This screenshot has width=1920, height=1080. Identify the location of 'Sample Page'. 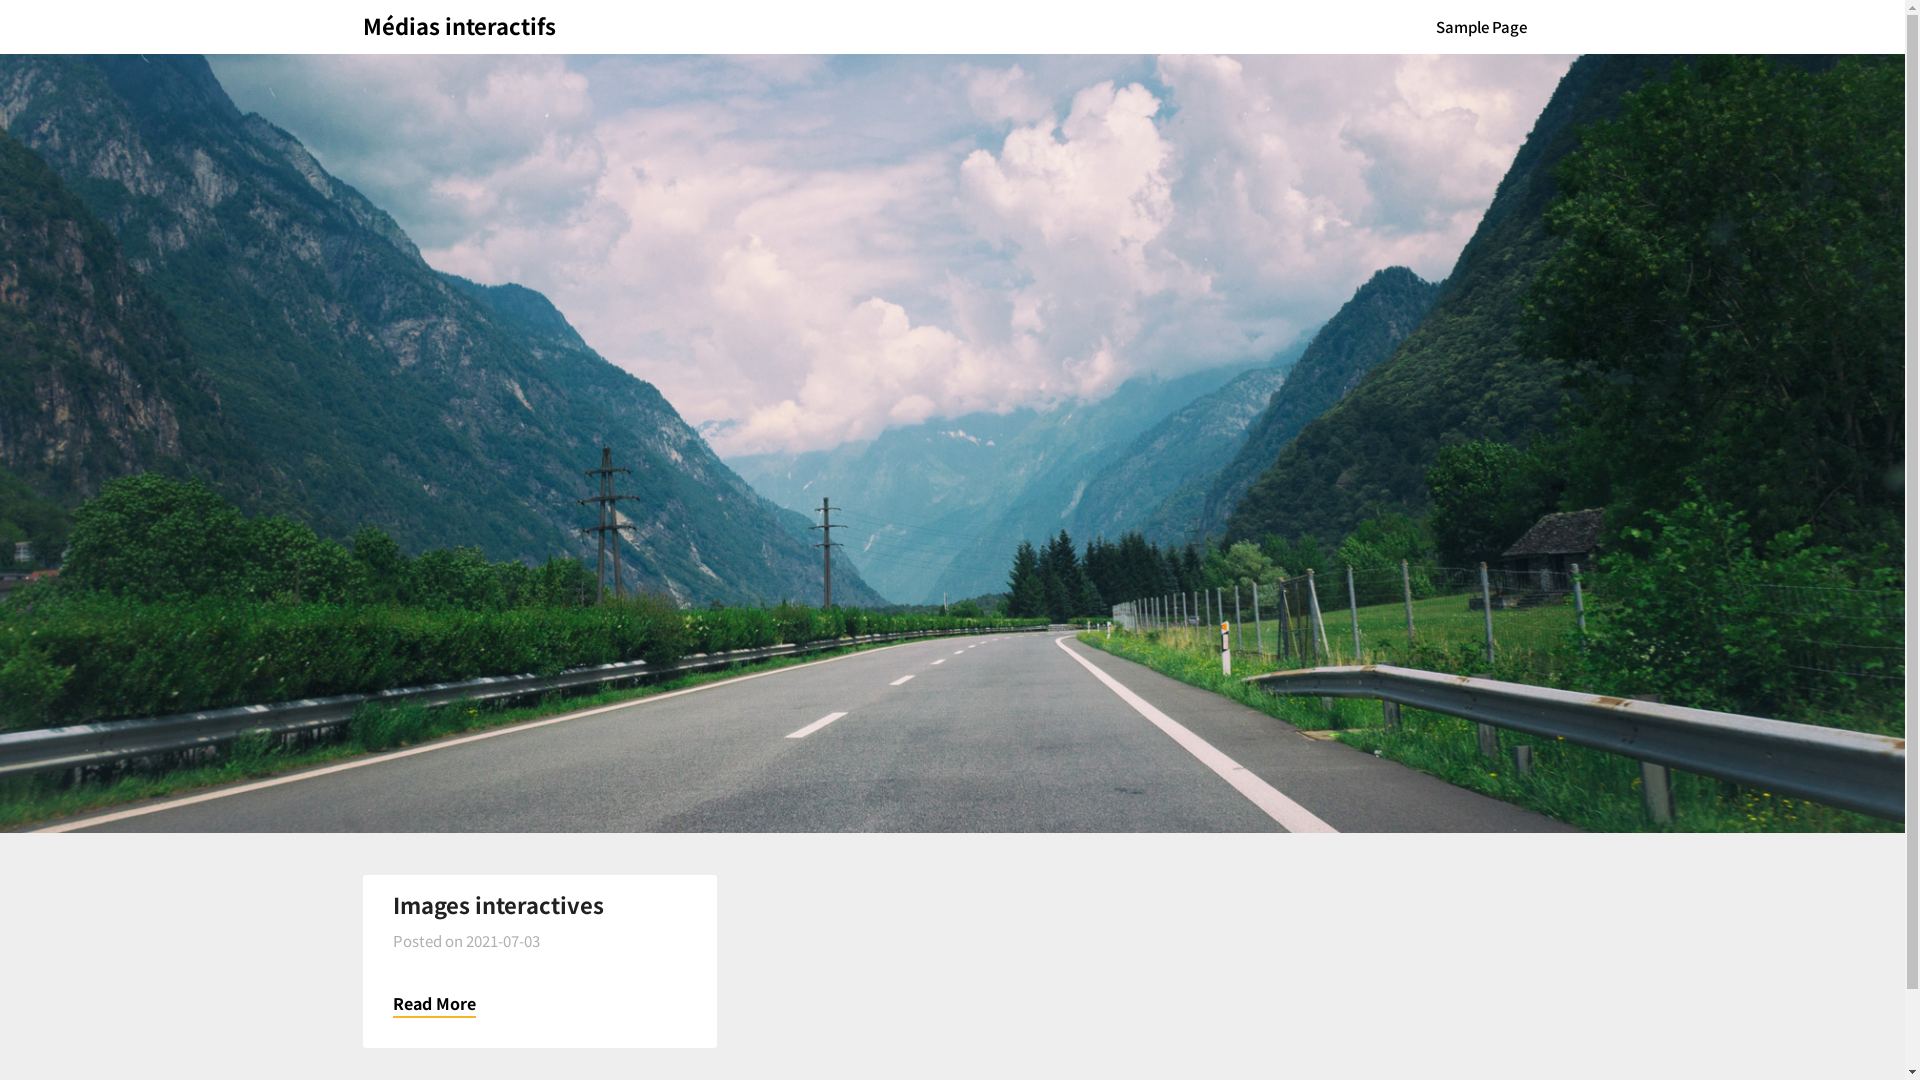
(1419, 27).